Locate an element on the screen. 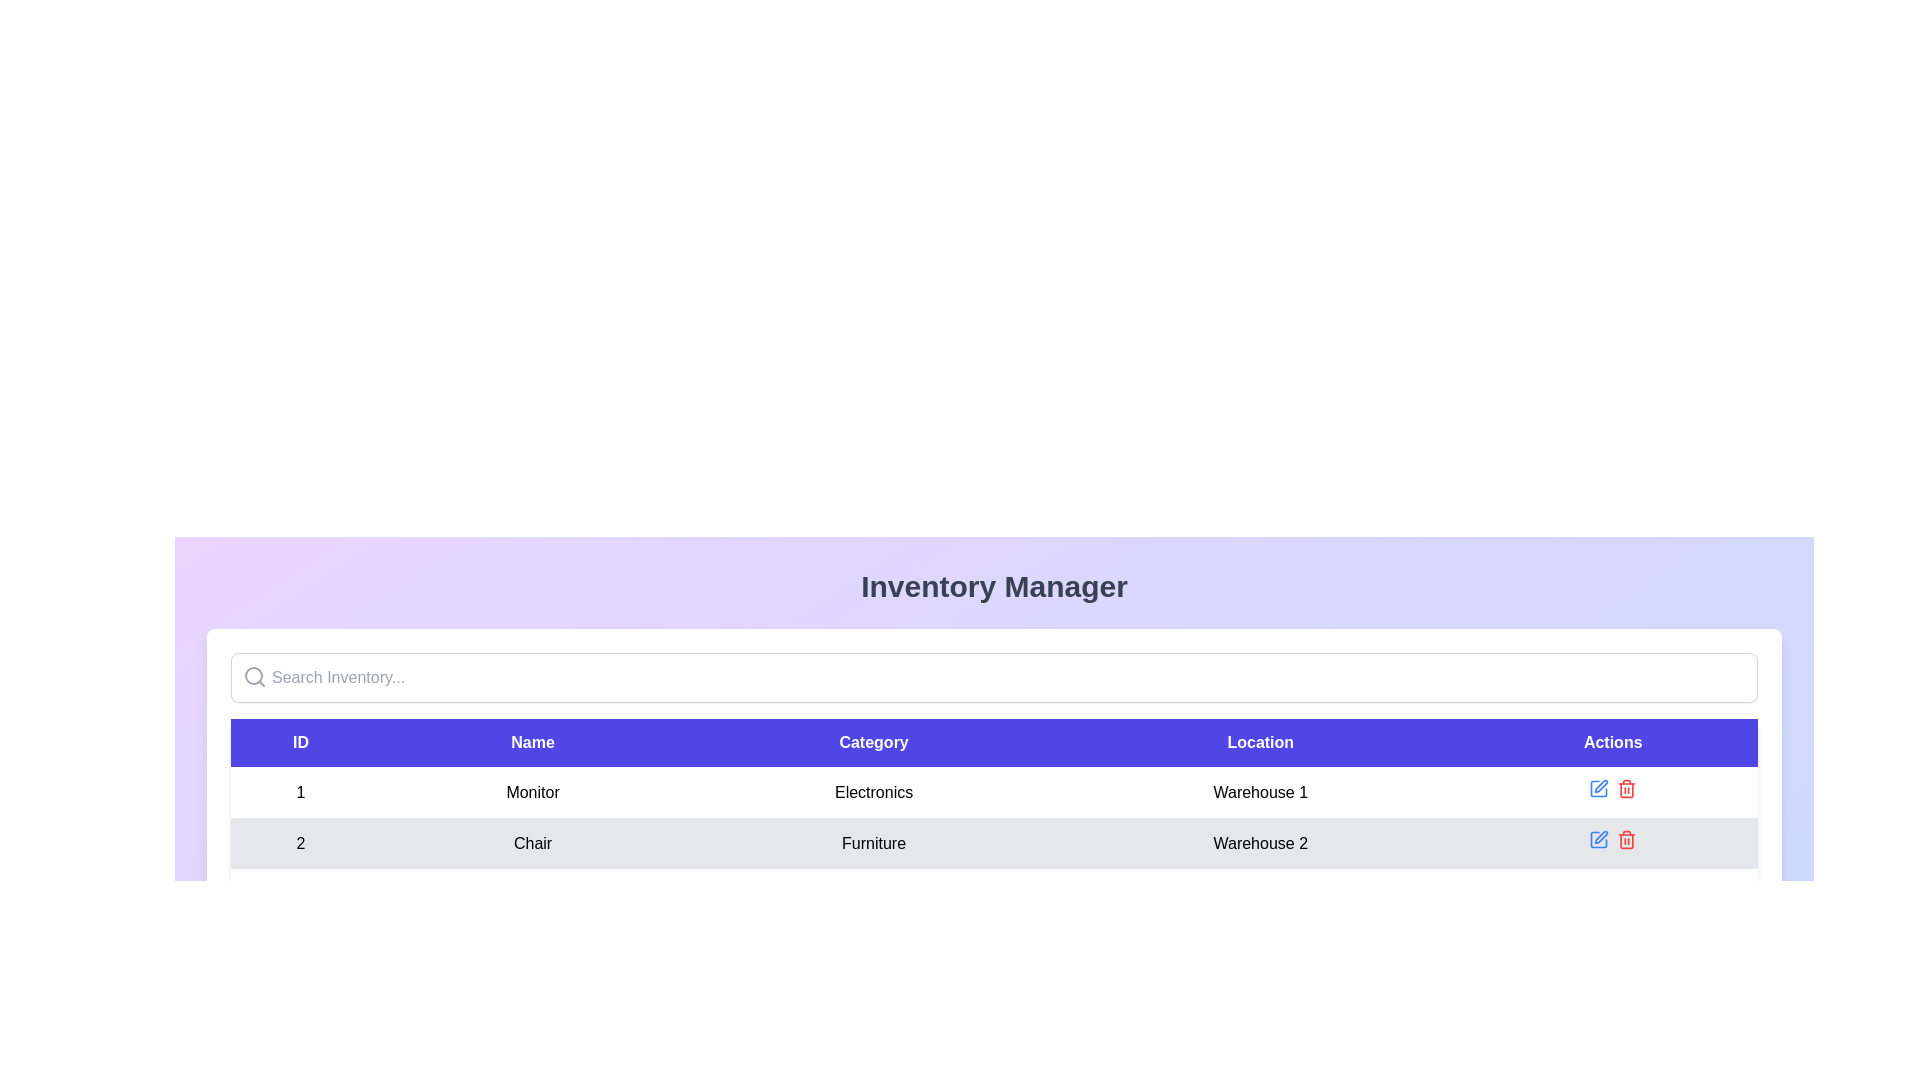 Image resolution: width=1920 pixels, height=1080 pixels. the 'Category' label which is the third column header in the table, styled in bold white font on a purple background is located at coordinates (874, 743).